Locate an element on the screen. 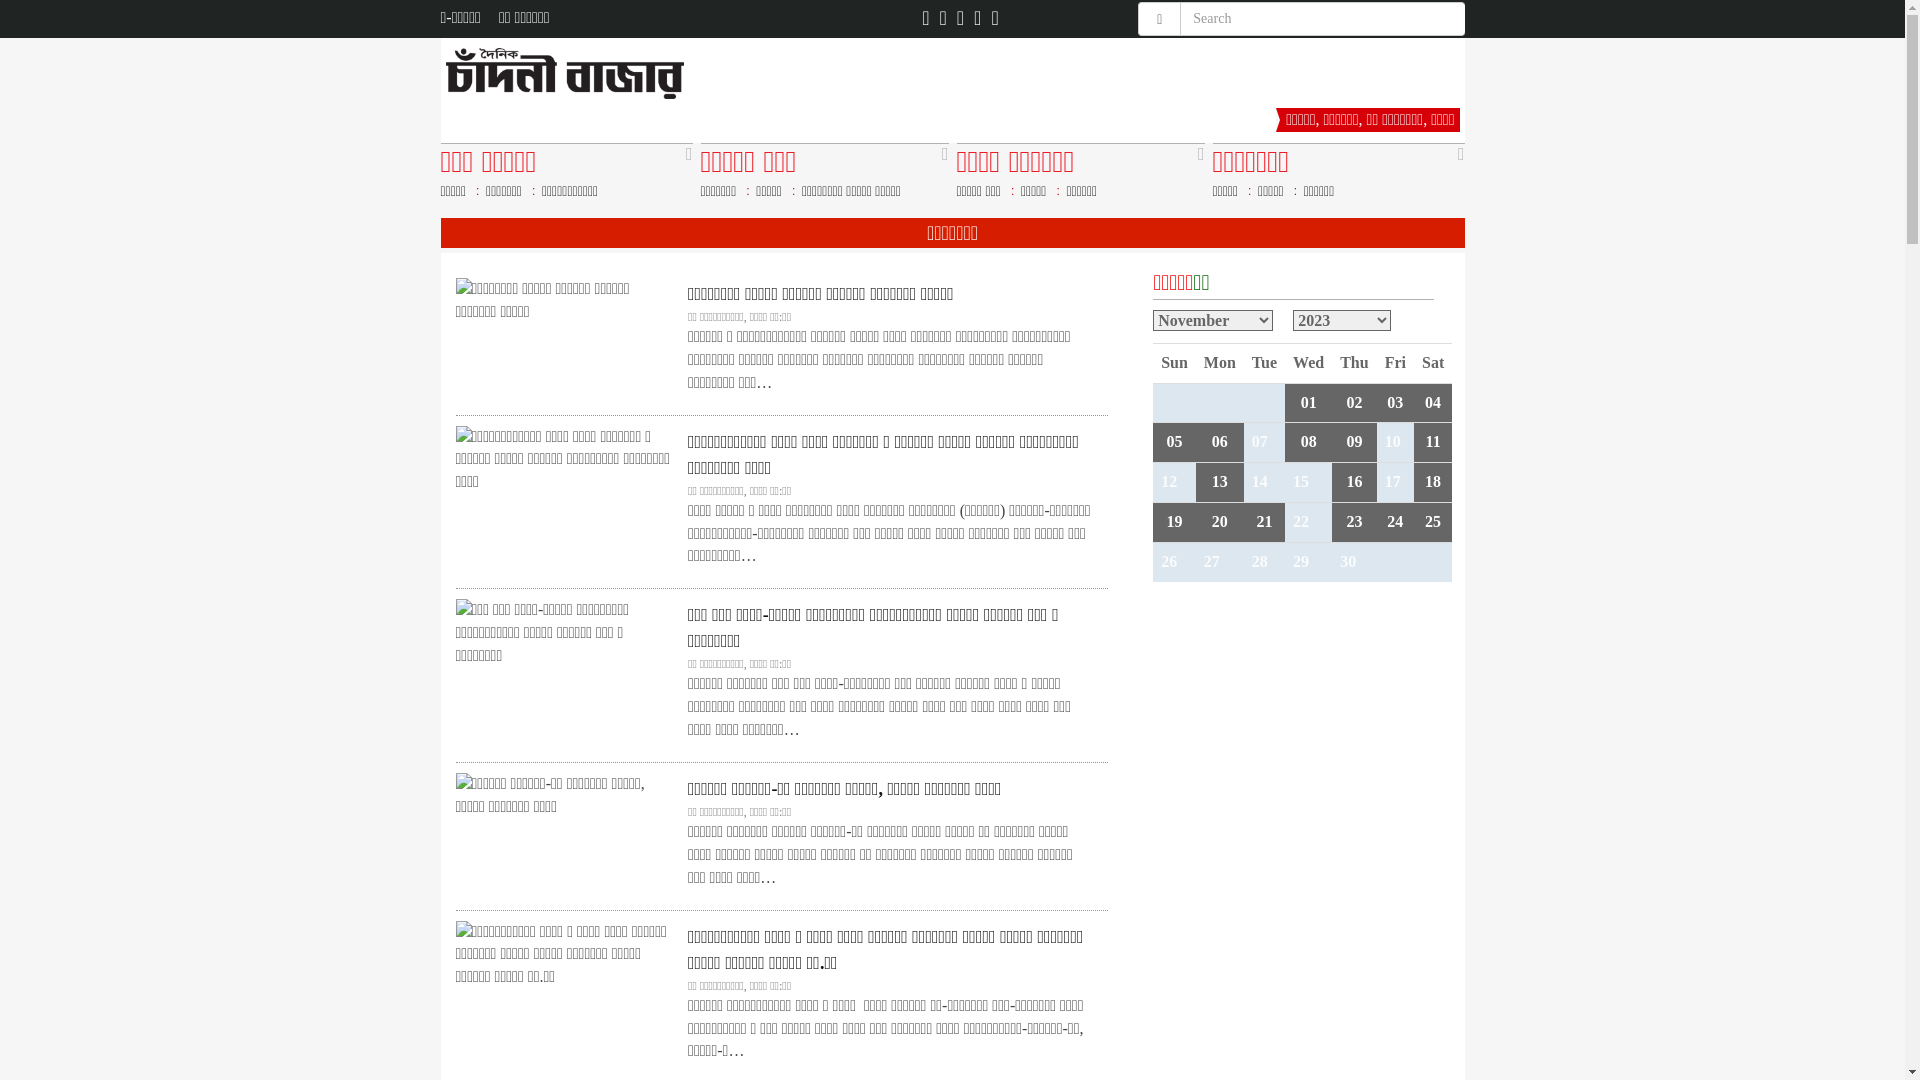 This screenshot has height=1080, width=1920. '24' is located at coordinates (1394, 520).